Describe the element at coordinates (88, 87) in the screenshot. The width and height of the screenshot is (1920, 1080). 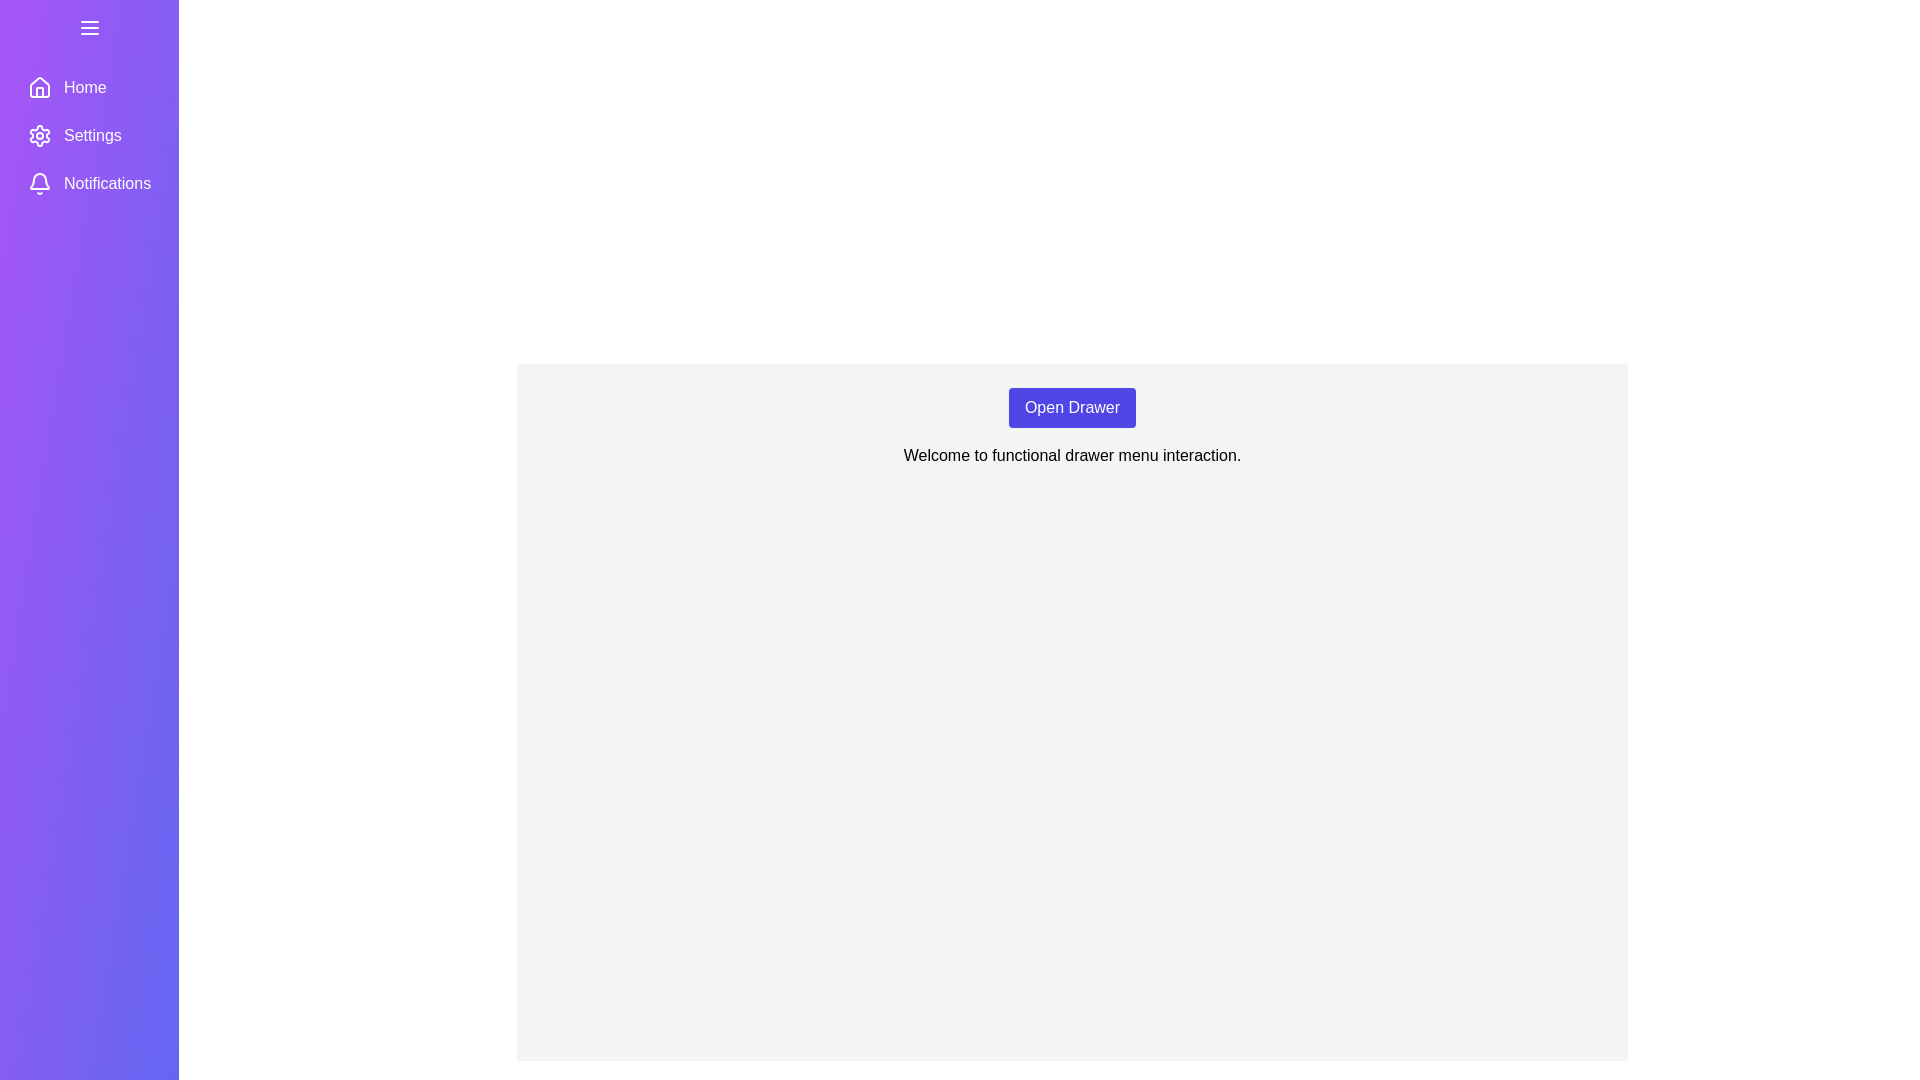
I see `the menu item Home in the drawer` at that location.